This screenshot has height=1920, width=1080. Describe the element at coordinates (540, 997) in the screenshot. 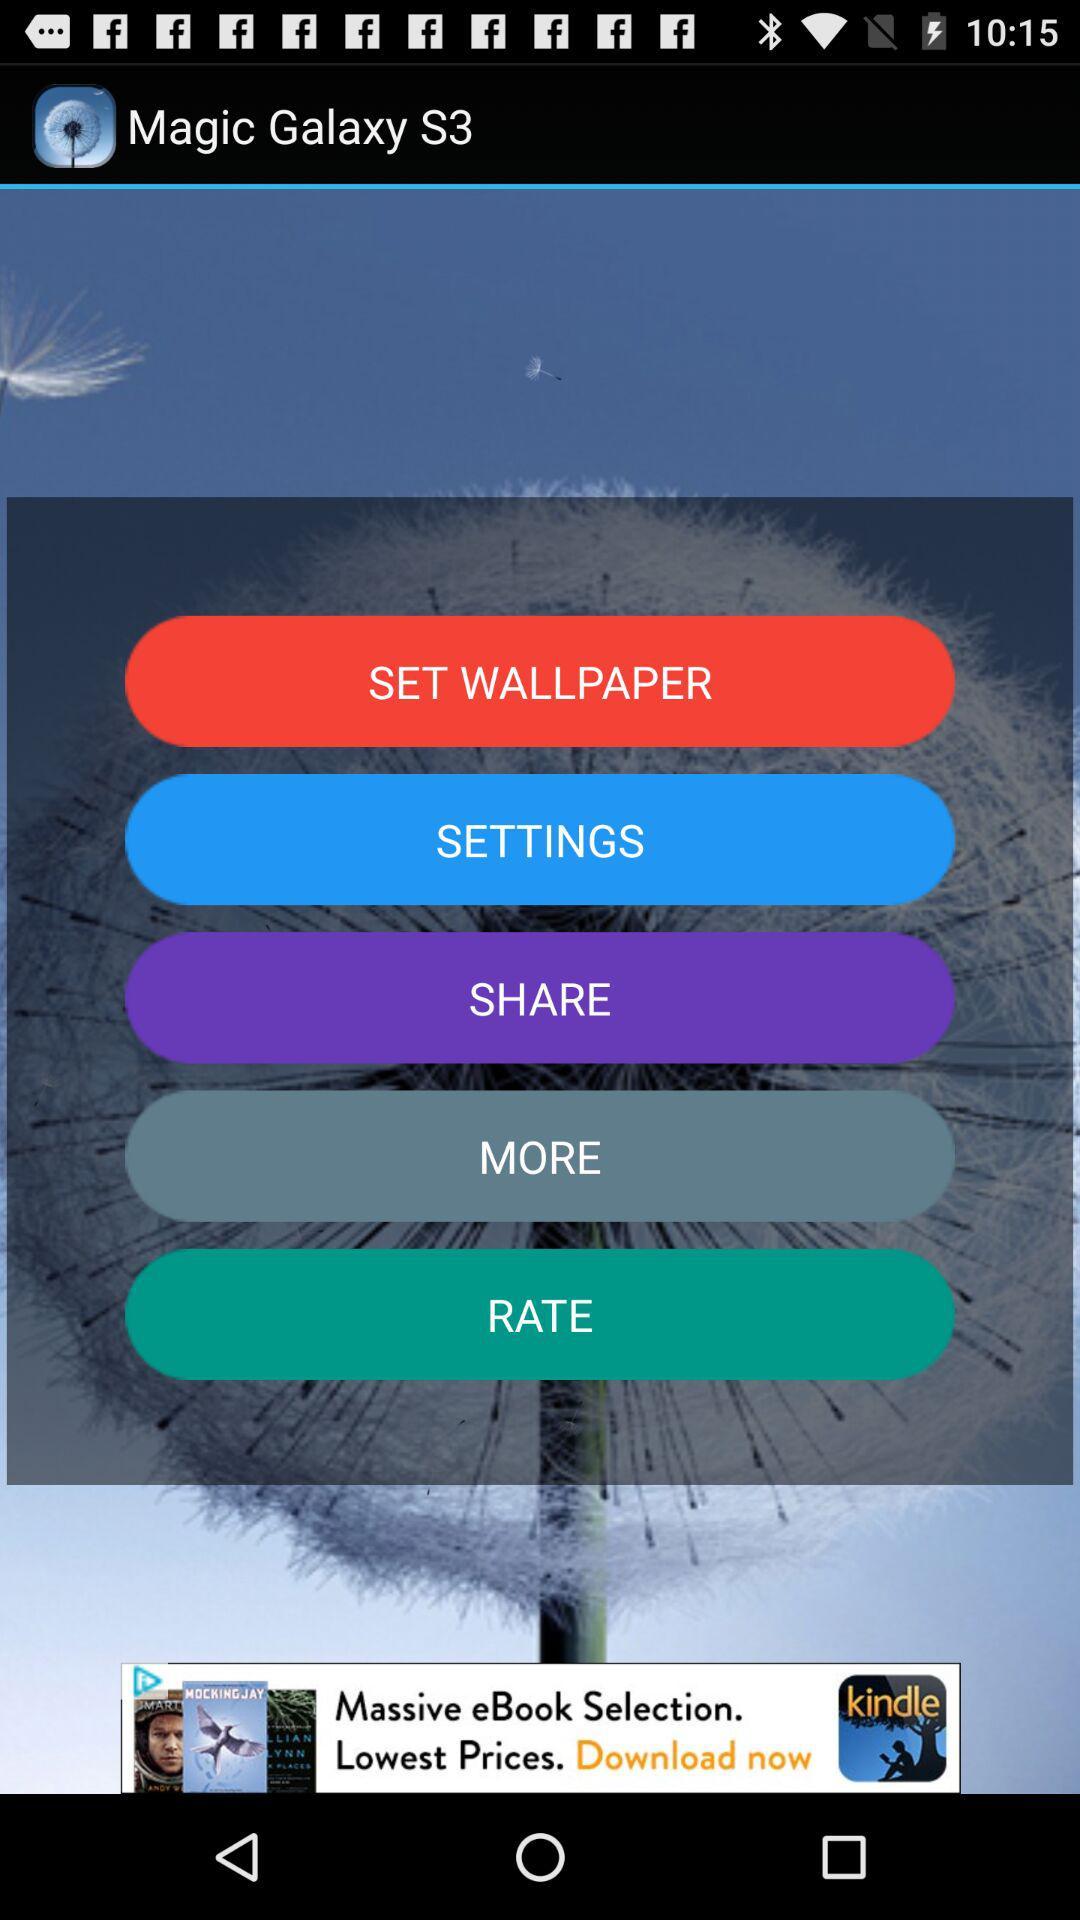

I see `icon below the settings item` at that location.